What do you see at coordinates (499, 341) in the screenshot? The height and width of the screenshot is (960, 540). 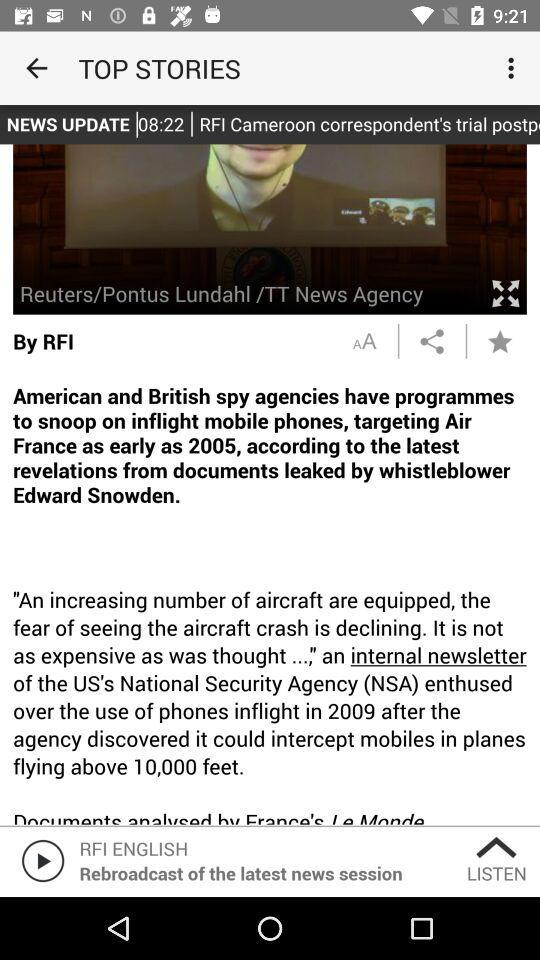 I see `a star icon which is on the right side of the page` at bounding box center [499, 341].